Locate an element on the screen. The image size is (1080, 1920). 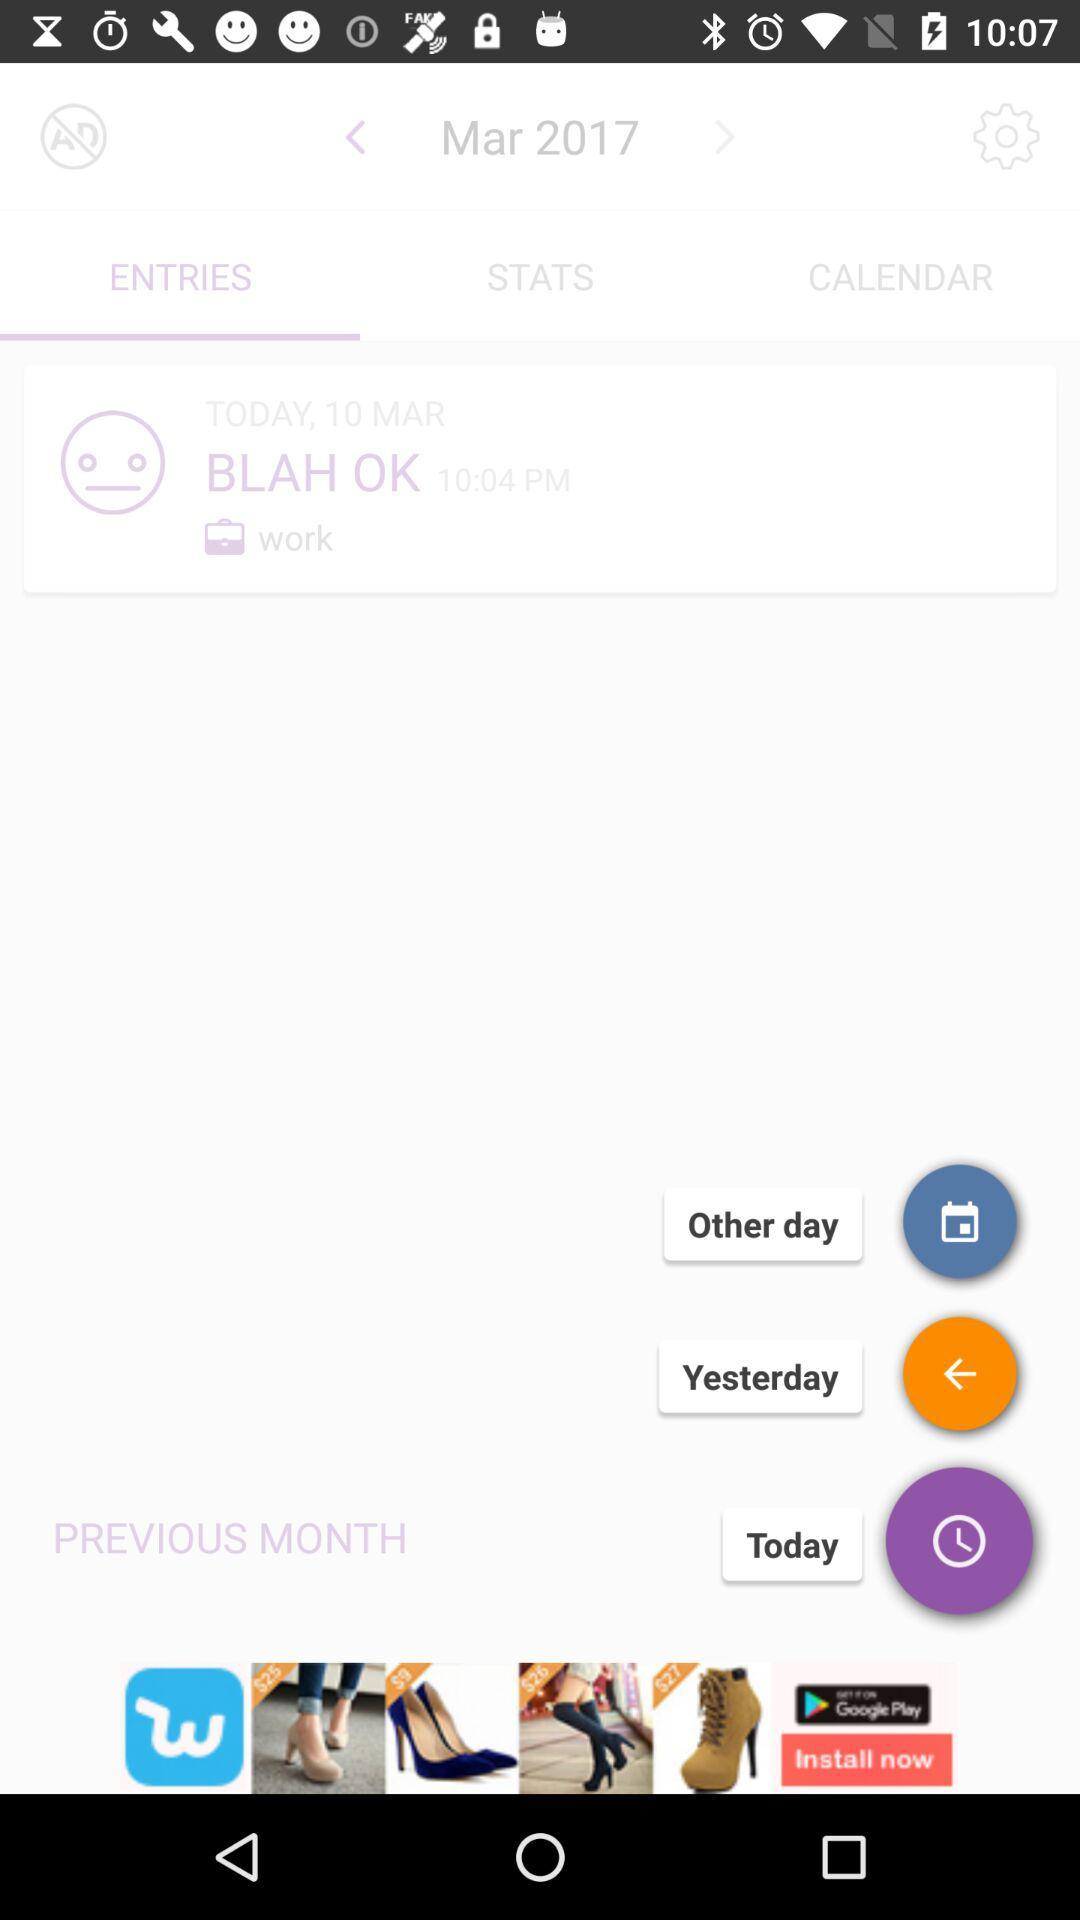
back button is located at coordinates (960, 1375).